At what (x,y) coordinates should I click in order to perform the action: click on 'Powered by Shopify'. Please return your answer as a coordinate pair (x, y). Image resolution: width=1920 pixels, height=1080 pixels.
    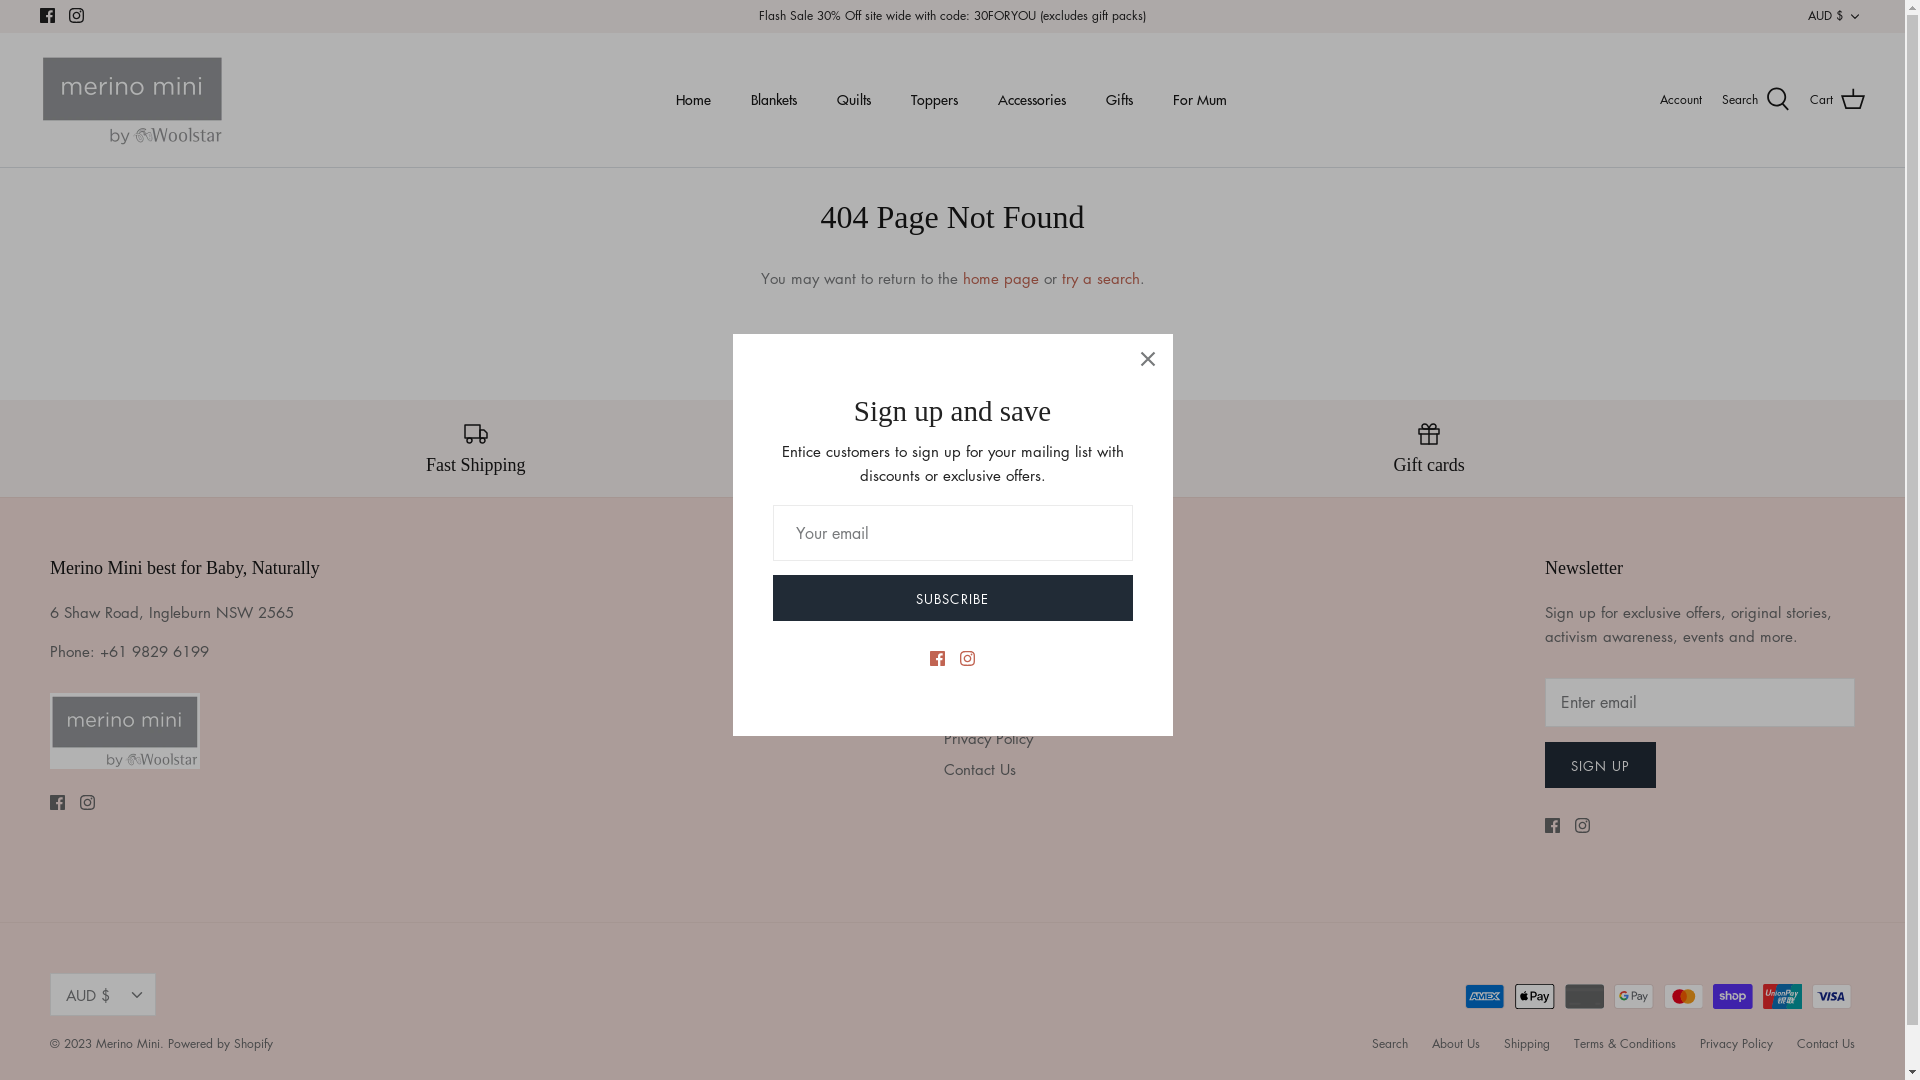
    Looking at the image, I should click on (220, 1042).